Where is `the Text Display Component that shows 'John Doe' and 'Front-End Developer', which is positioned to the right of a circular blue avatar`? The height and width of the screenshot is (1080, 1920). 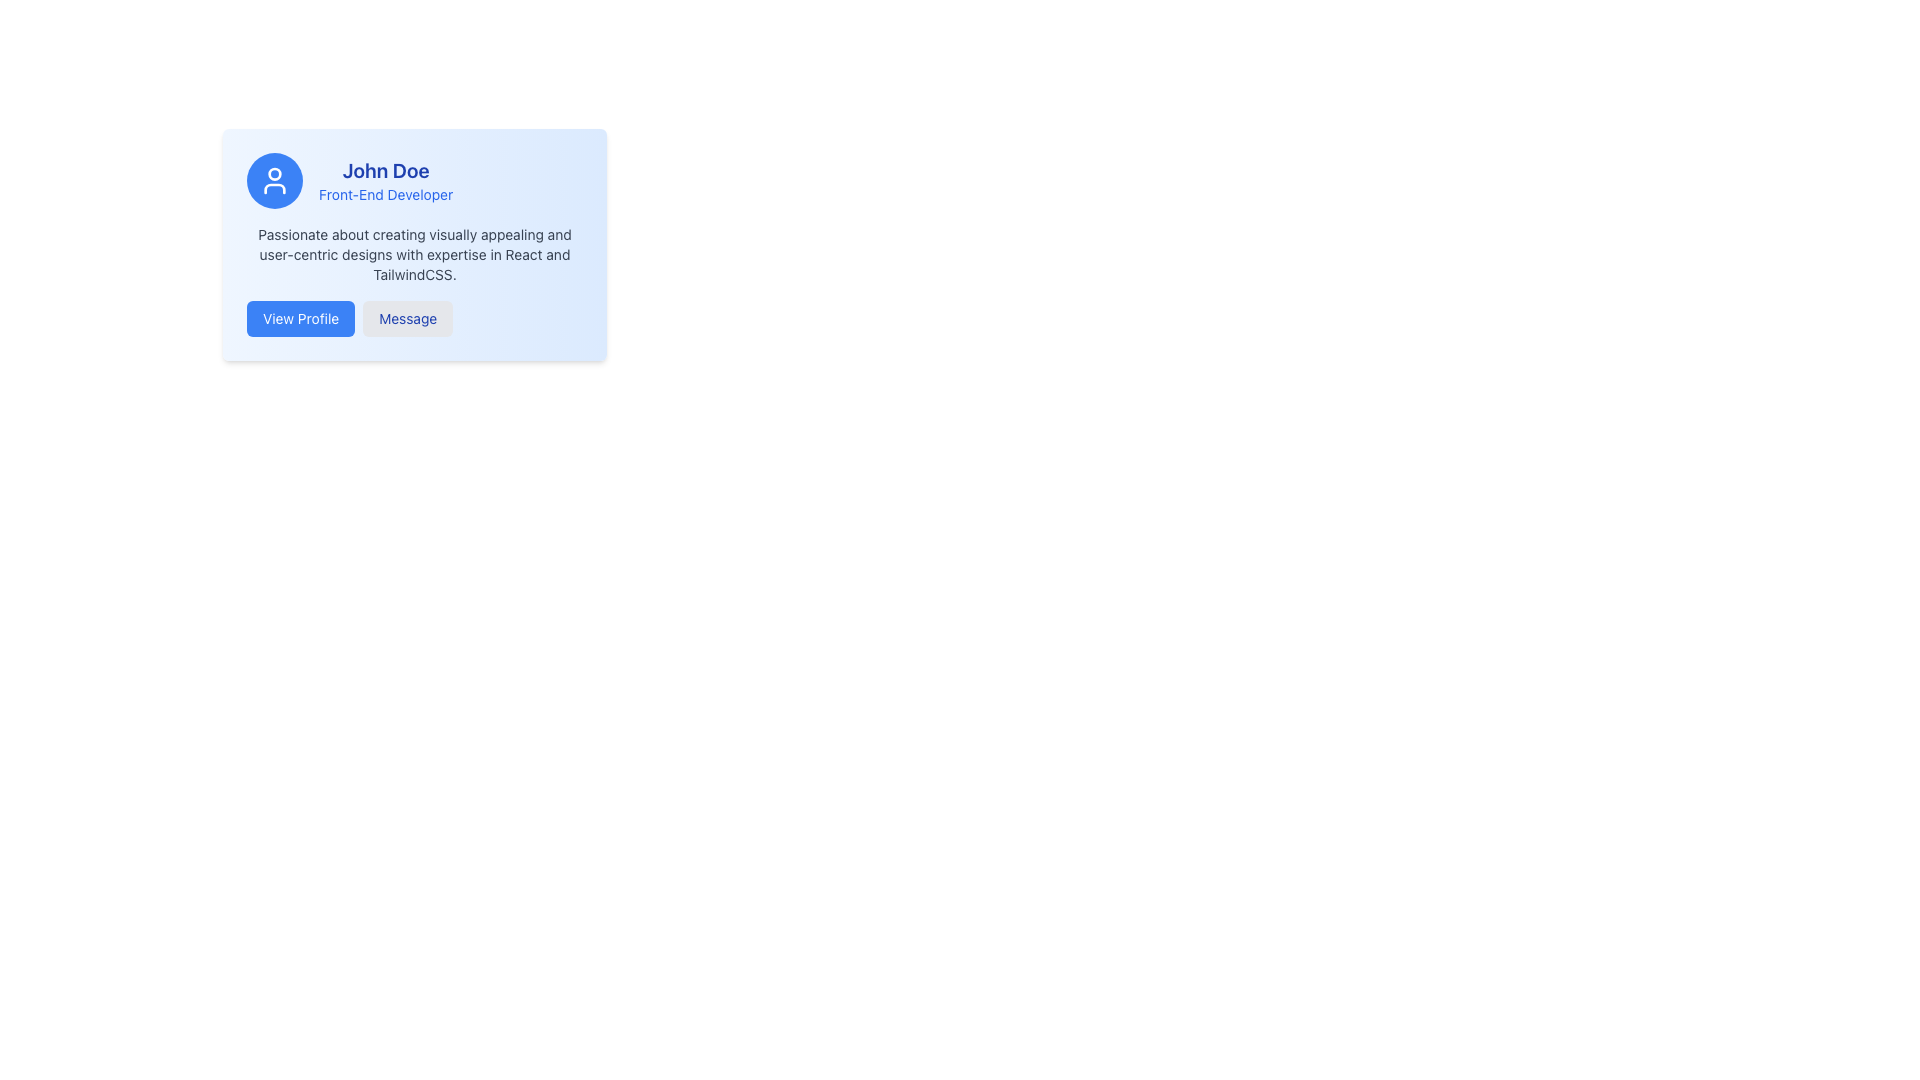 the Text Display Component that shows 'John Doe' and 'Front-End Developer', which is positioned to the right of a circular blue avatar is located at coordinates (386, 181).